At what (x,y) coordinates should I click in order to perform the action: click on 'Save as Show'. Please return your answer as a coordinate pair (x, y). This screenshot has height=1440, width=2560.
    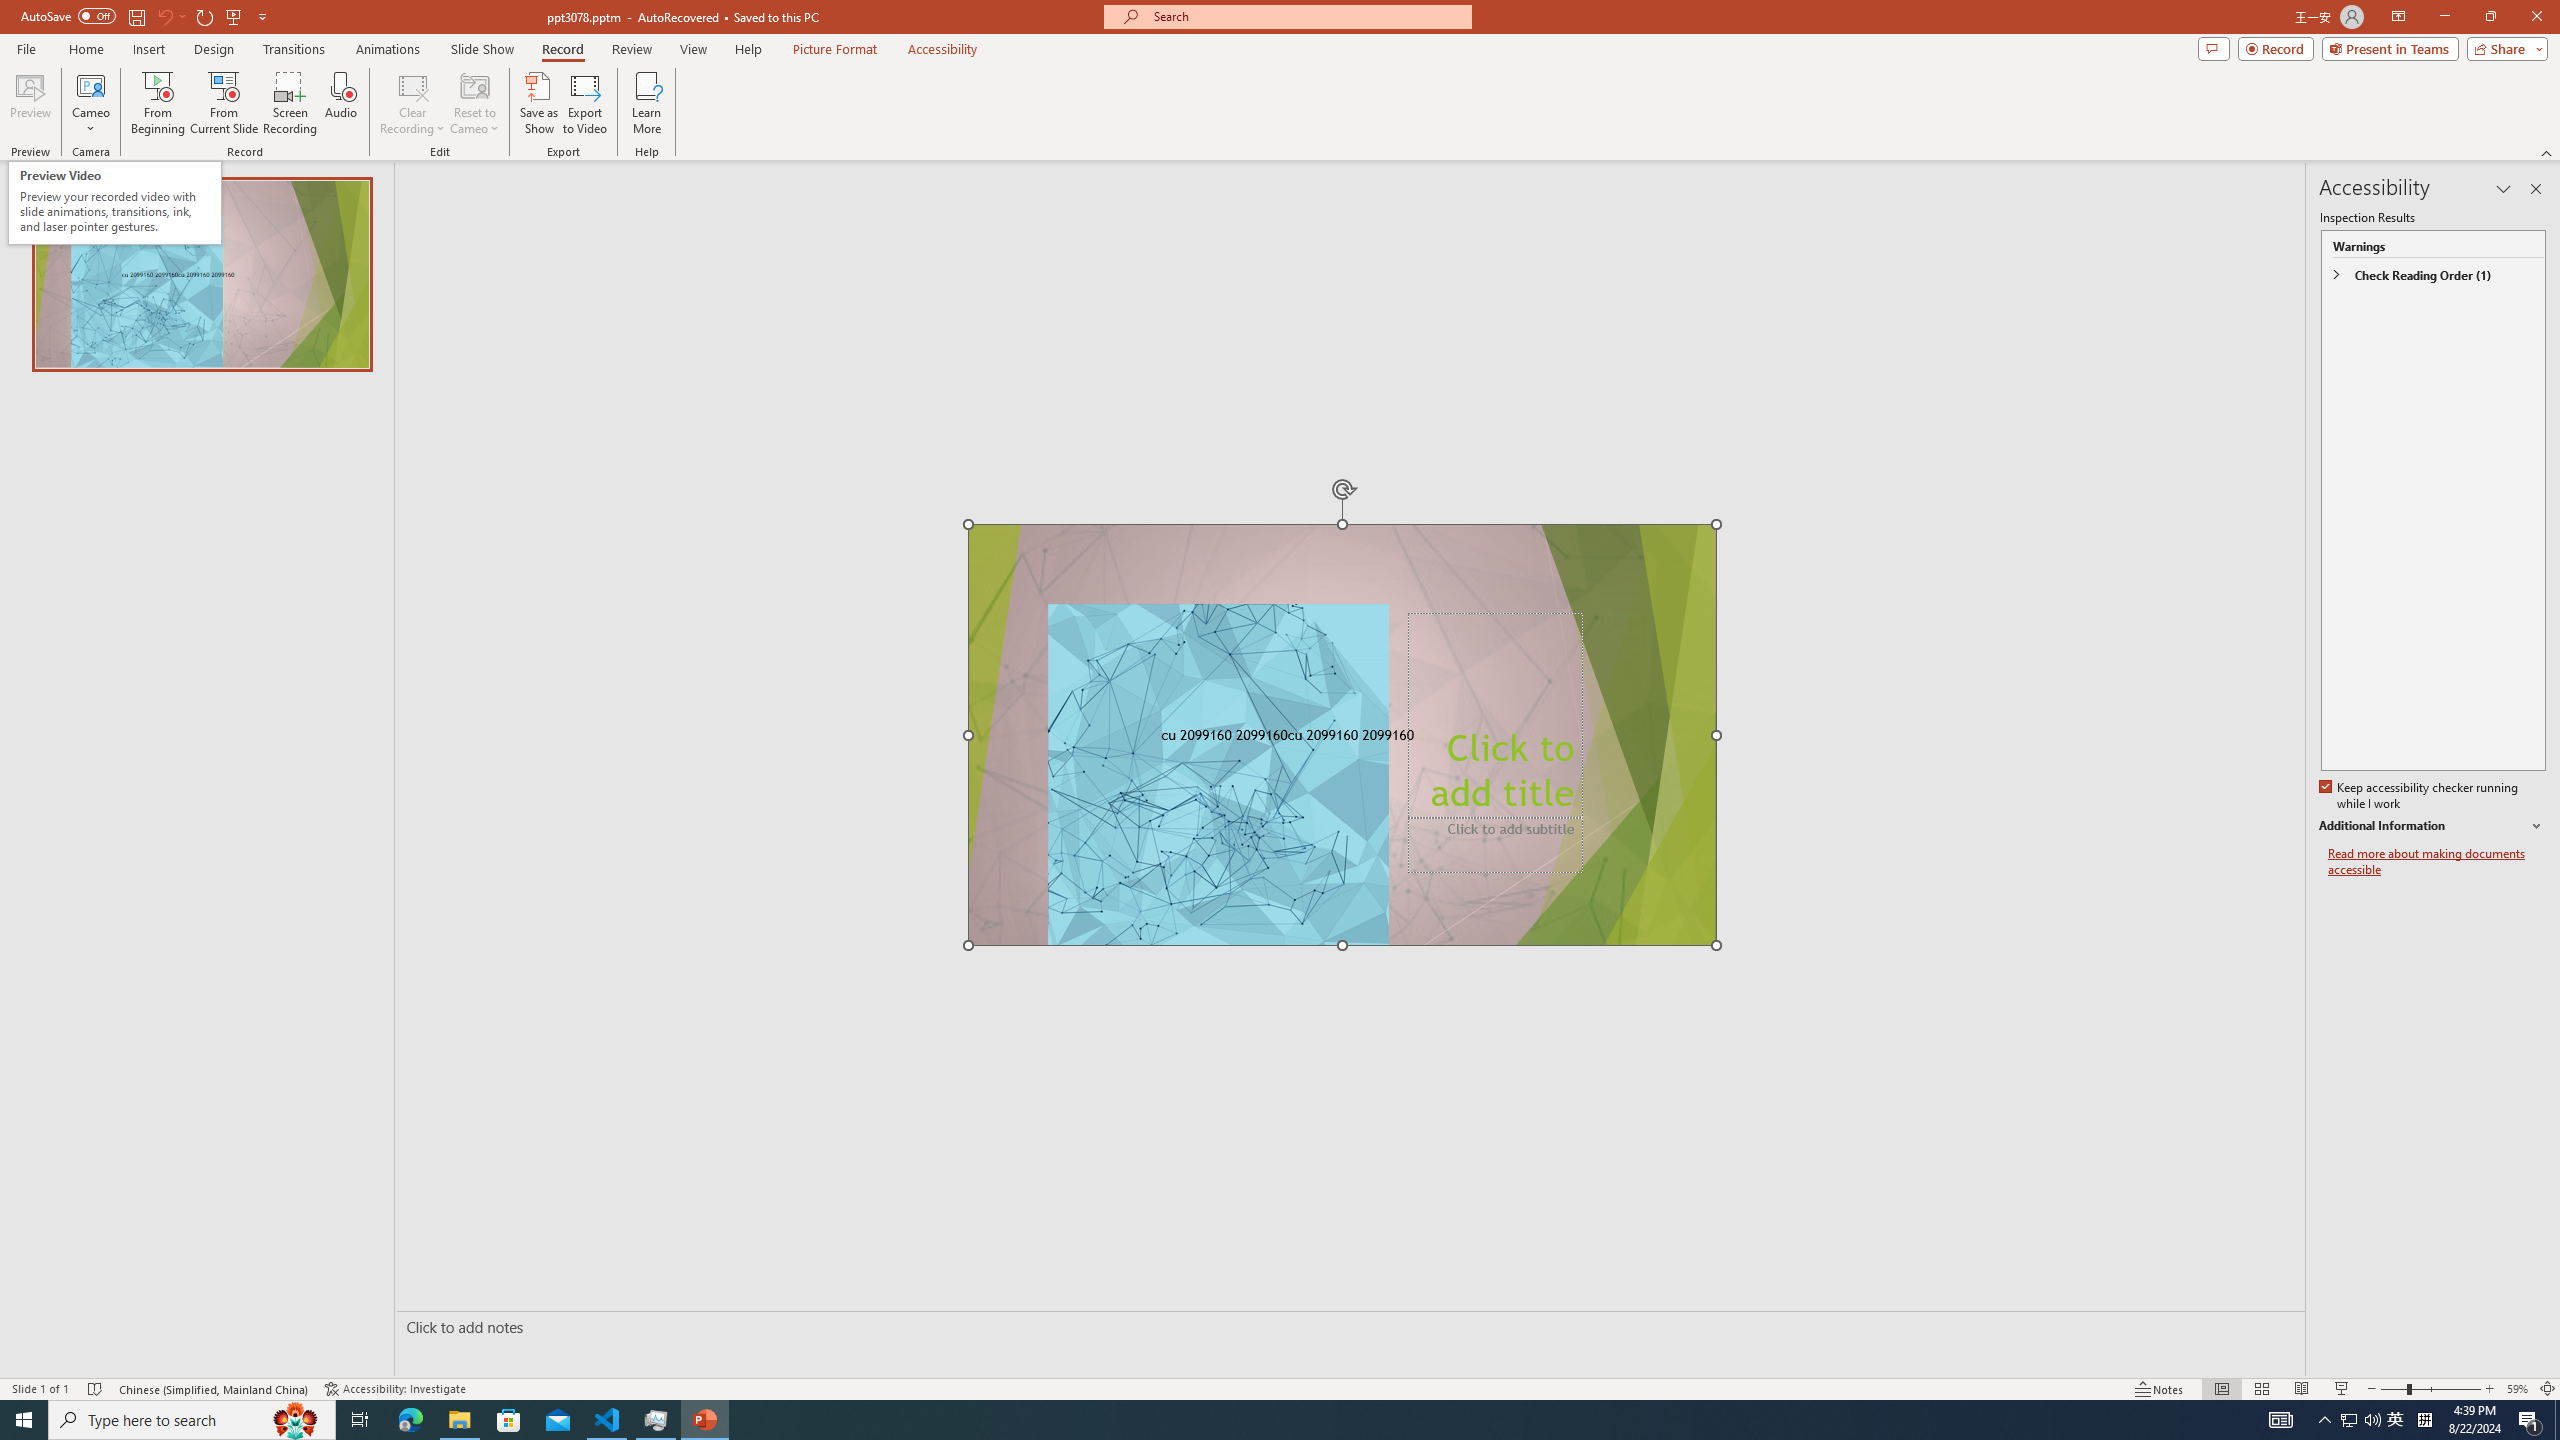
    Looking at the image, I should click on (538, 103).